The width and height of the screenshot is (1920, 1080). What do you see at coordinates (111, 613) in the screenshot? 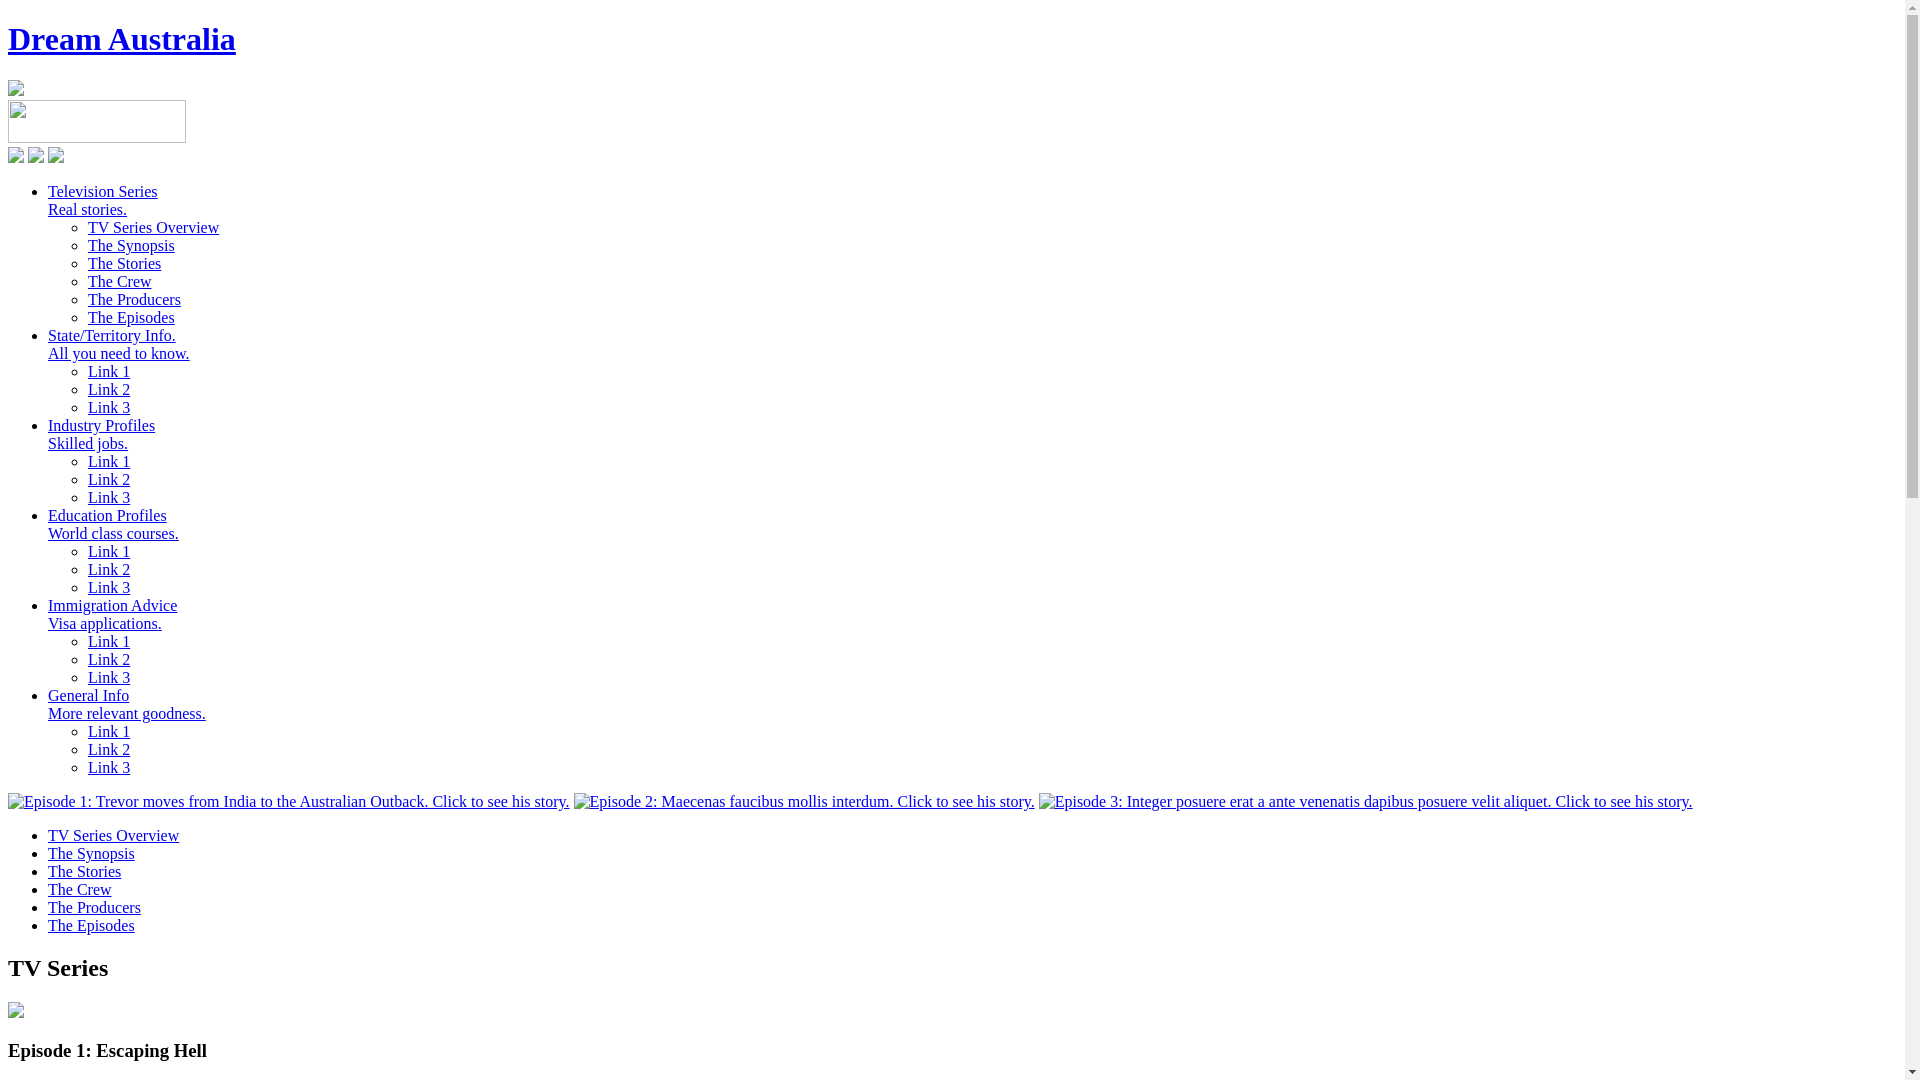
I see `'Immigration Advice` at bounding box center [111, 613].